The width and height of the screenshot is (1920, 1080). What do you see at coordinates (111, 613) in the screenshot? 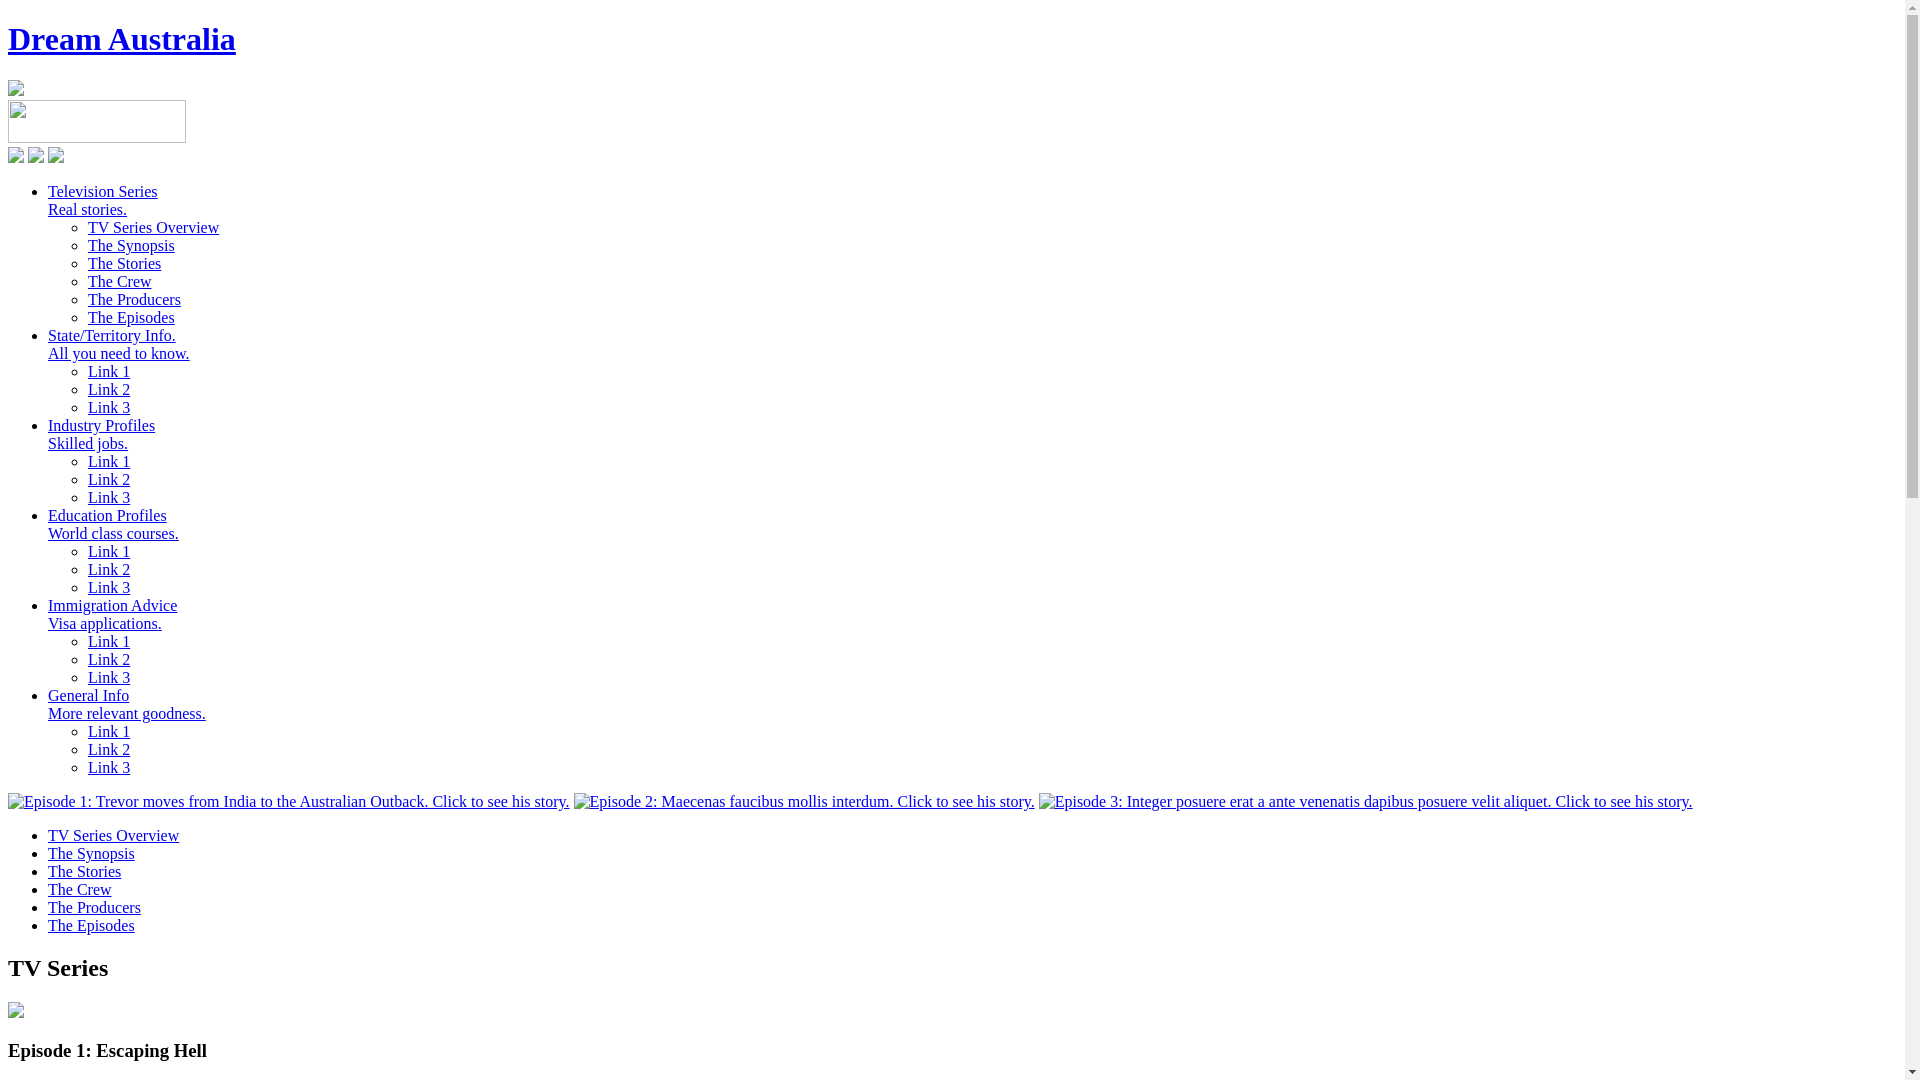
I see `'Immigration Advice` at bounding box center [111, 613].